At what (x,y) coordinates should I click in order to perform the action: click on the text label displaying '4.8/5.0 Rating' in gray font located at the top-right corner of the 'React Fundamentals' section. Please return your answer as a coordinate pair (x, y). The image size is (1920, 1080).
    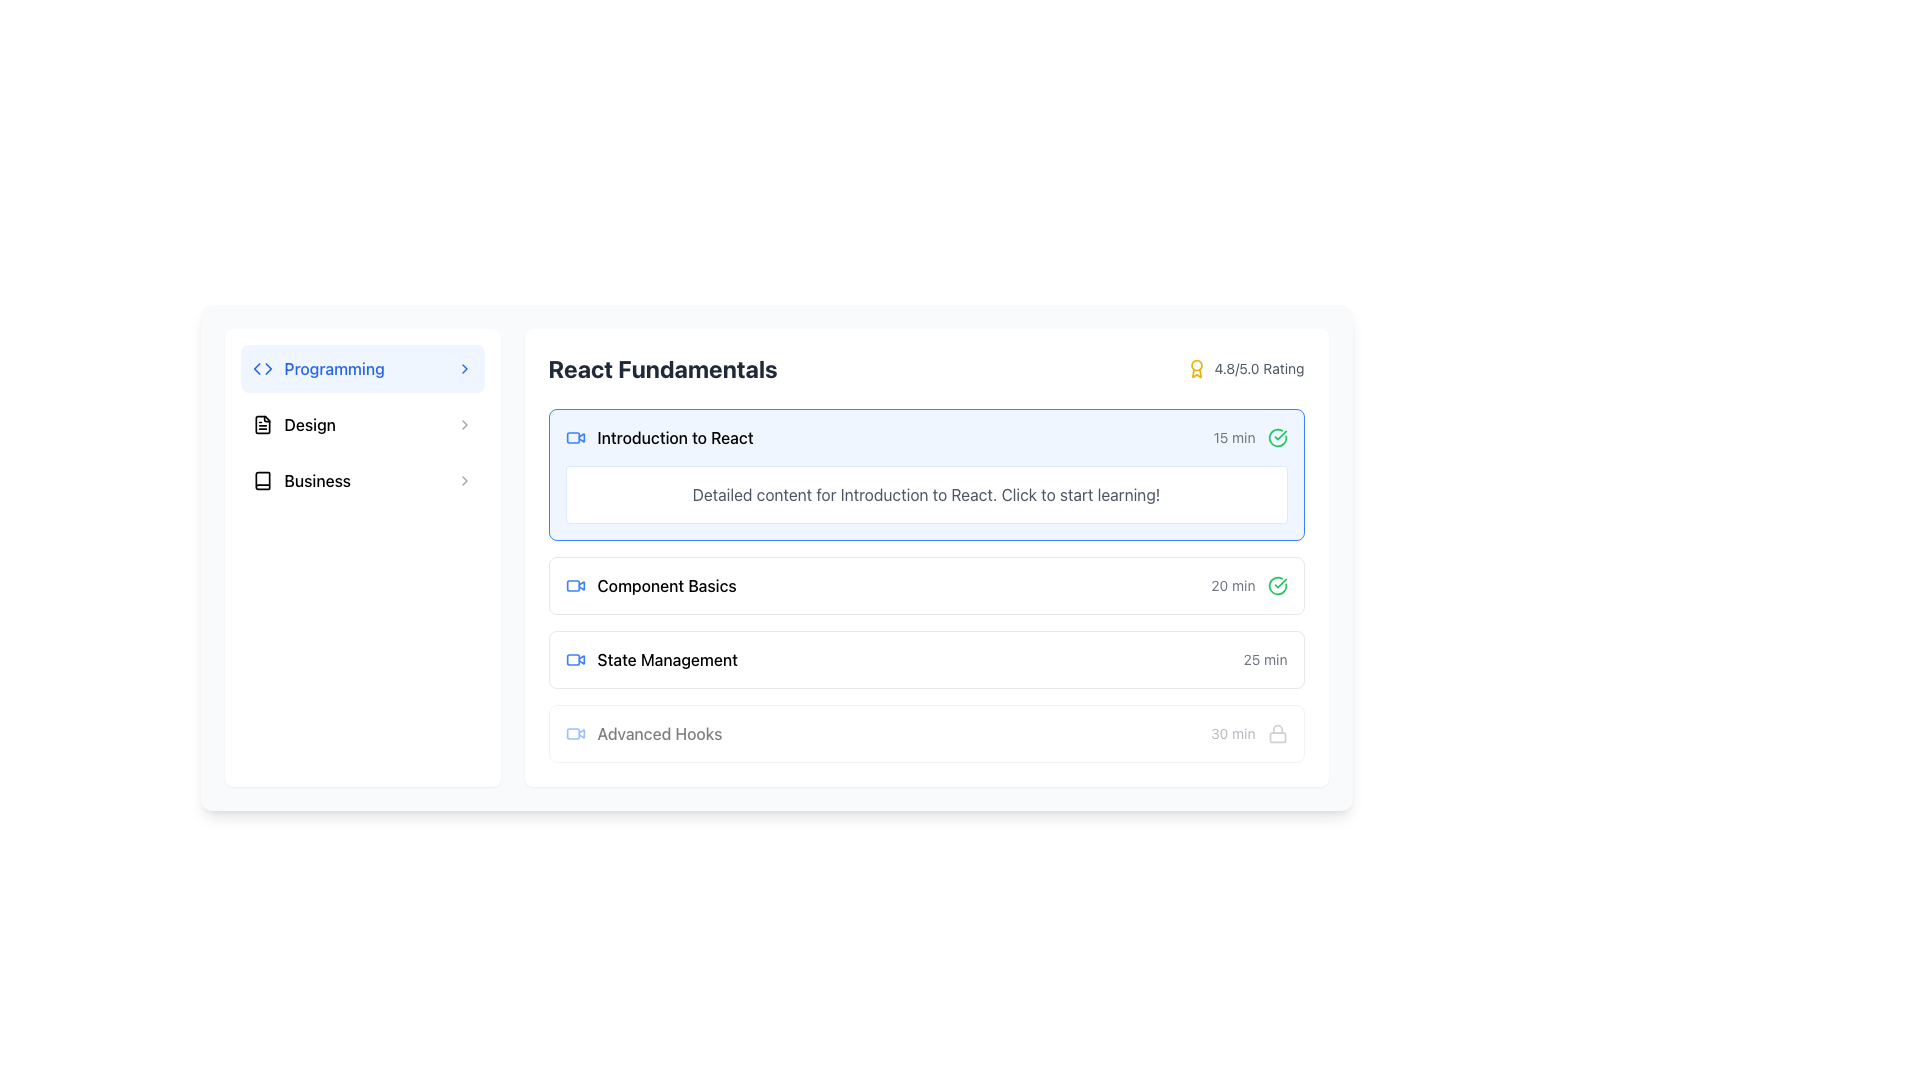
    Looking at the image, I should click on (1258, 369).